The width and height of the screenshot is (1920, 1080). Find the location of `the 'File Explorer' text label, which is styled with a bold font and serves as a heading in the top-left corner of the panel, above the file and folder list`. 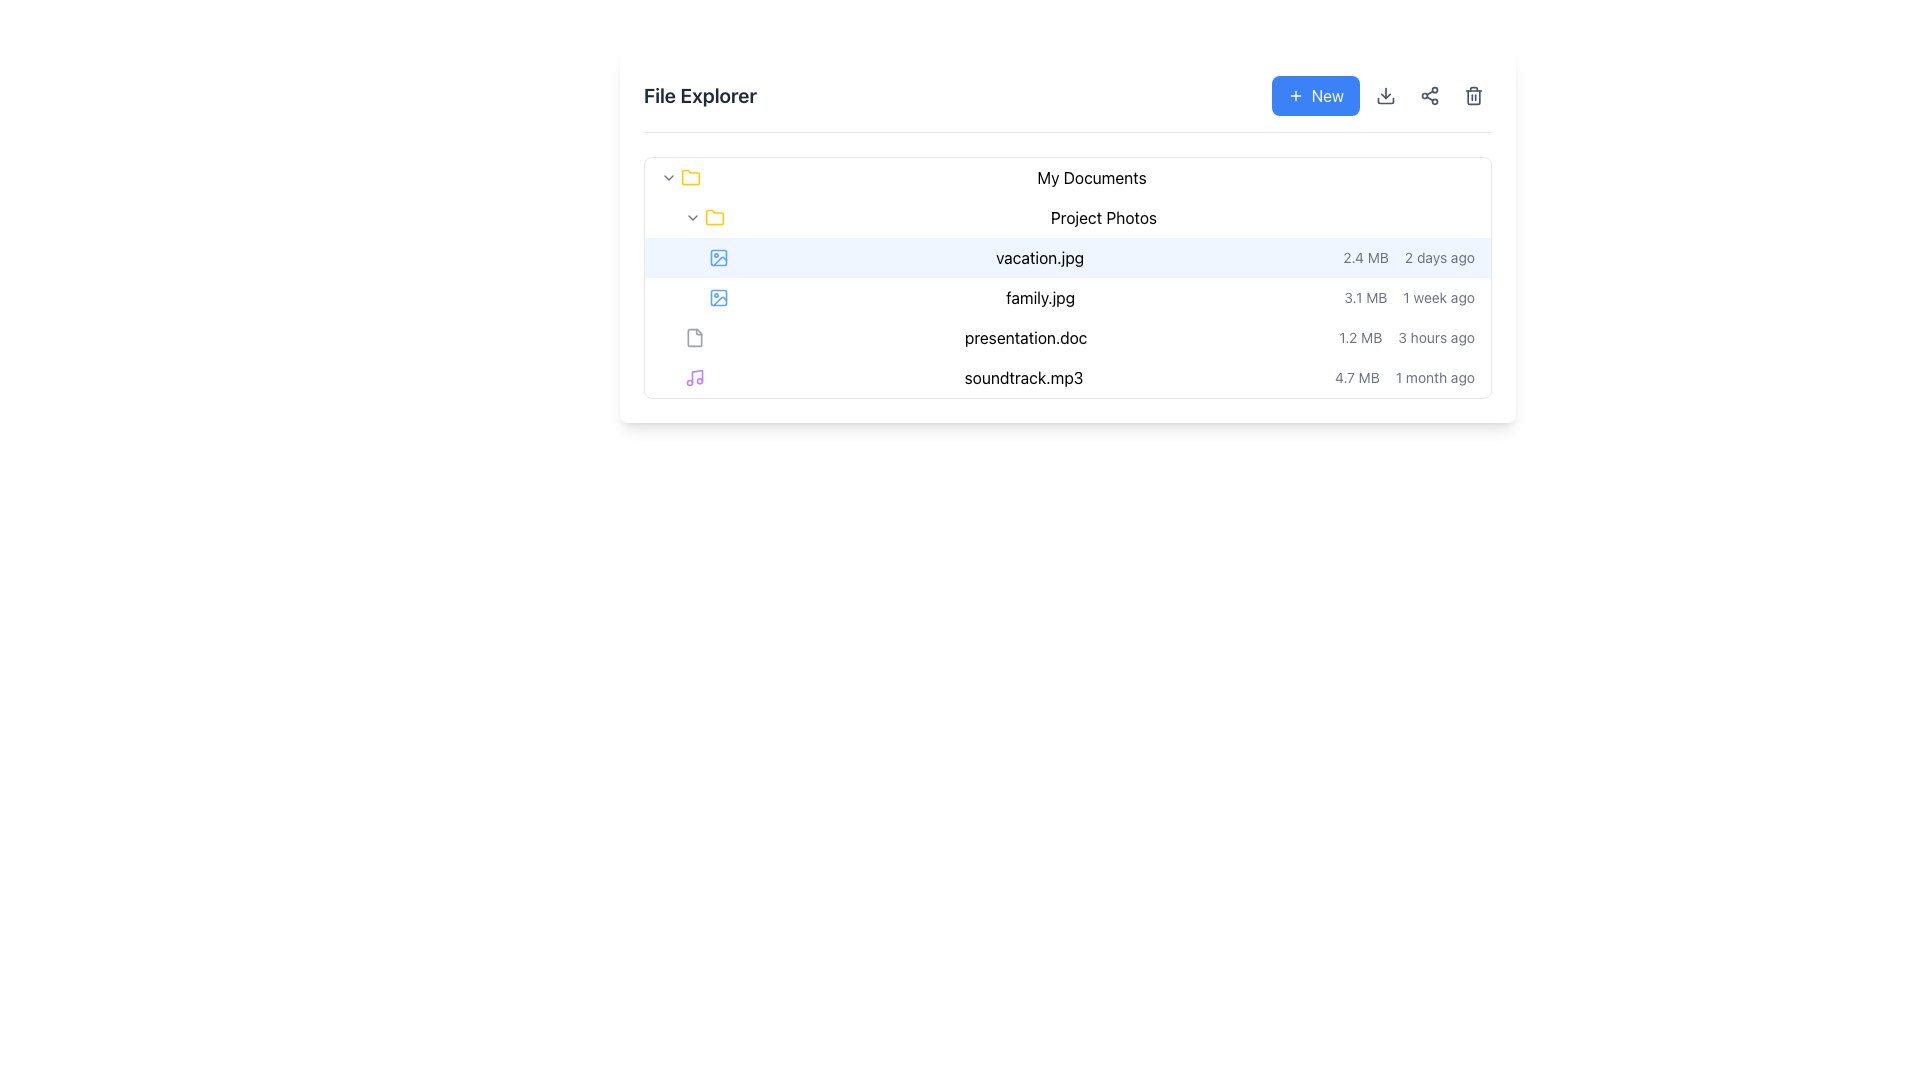

the 'File Explorer' text label, which is styled with a bold font and serves as a heading in the top-left corner of the panel, above the file and folder list is located at coordinates (700, 96).